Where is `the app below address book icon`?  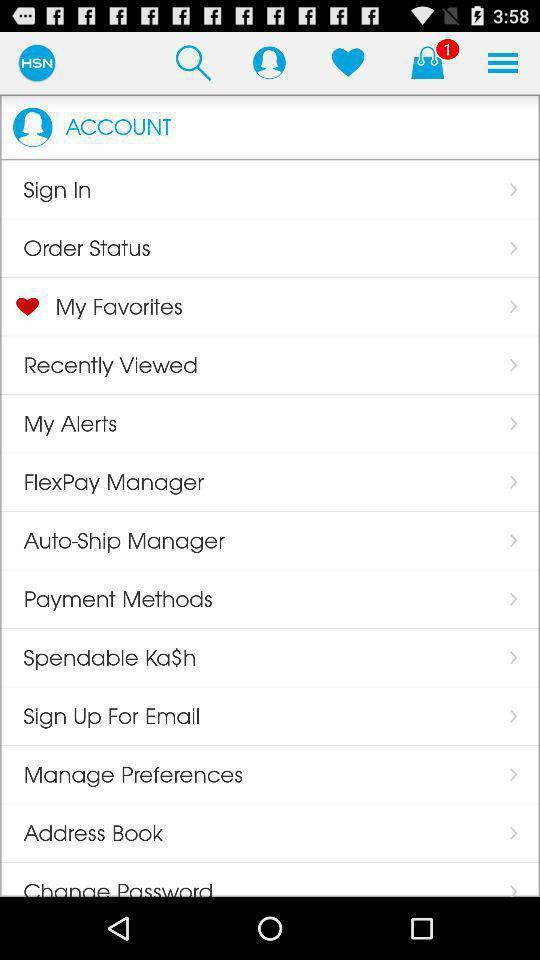
the app below address book icon is located at coordinates (106, 878).